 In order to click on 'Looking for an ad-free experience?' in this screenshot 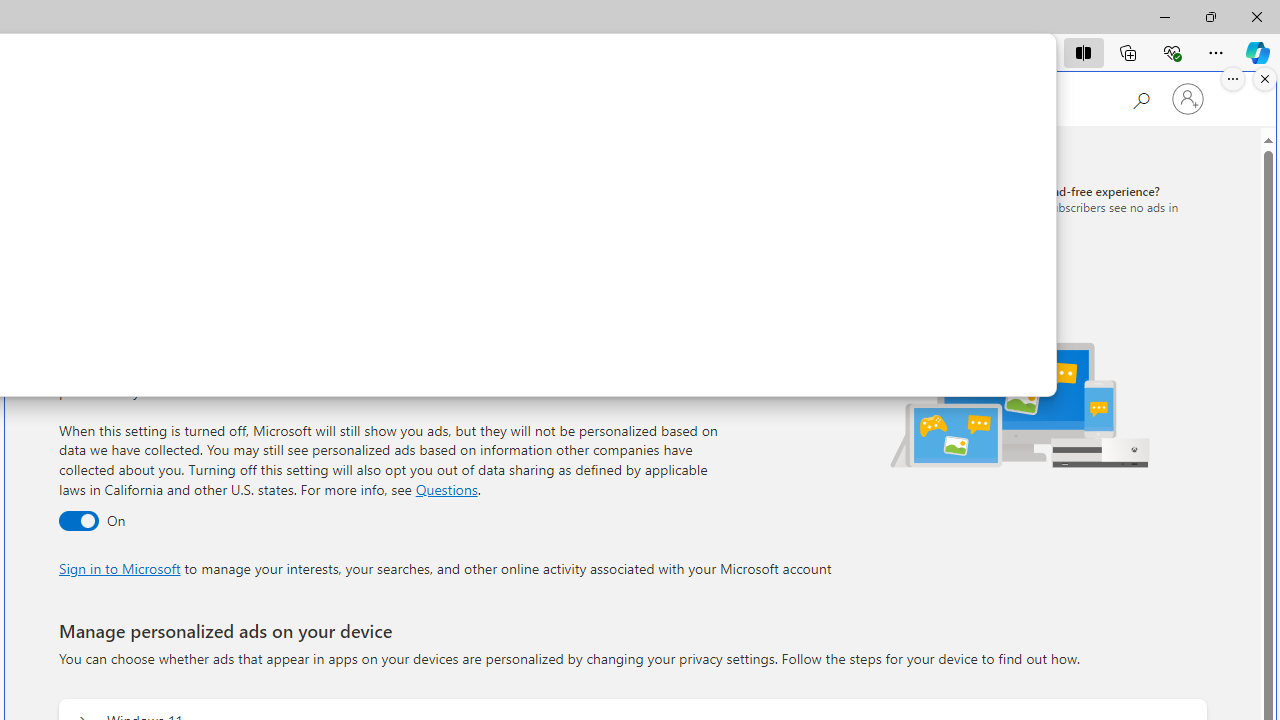, I will do `click(1062, 206)`.